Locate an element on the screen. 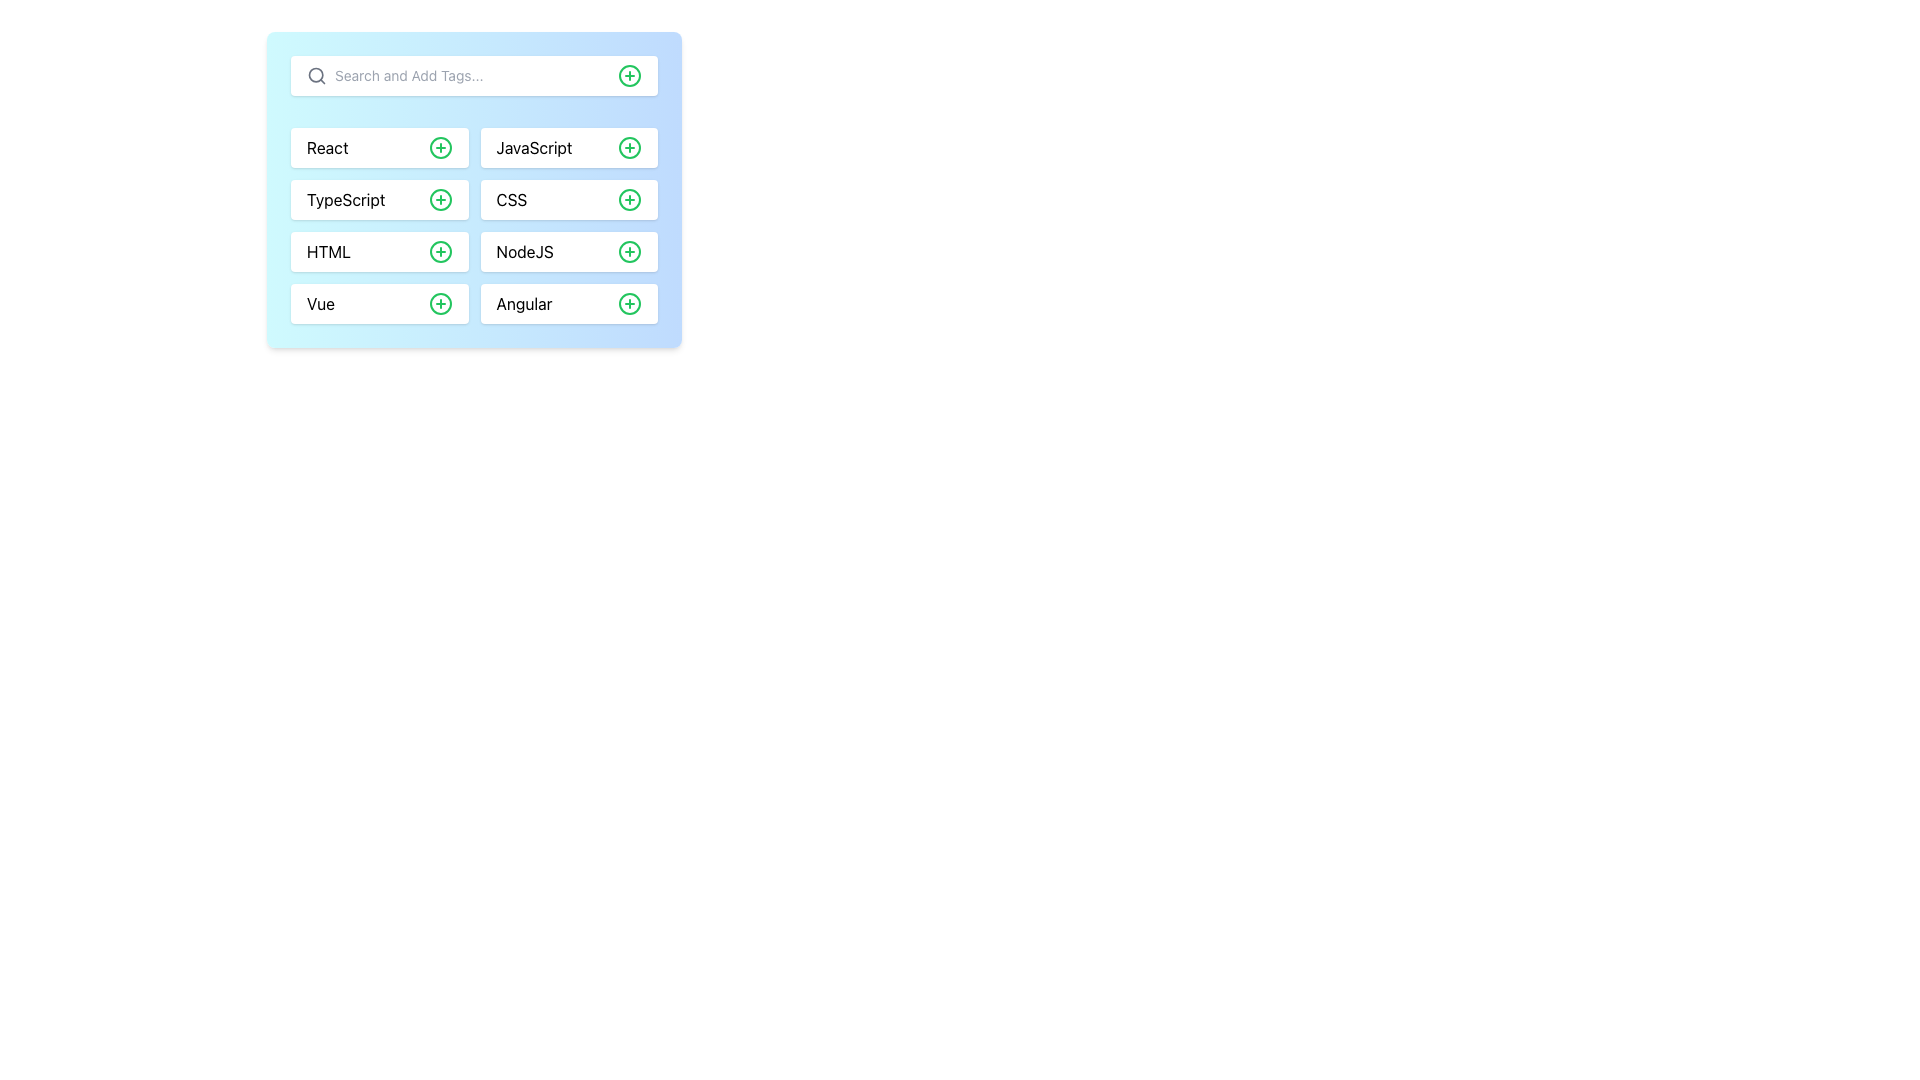 The image size is (1920, 1080). the button for adding a 'CSS' tag, located in the rightmost position of the row under 'JavaScript' is located at coordinates (628, 200).